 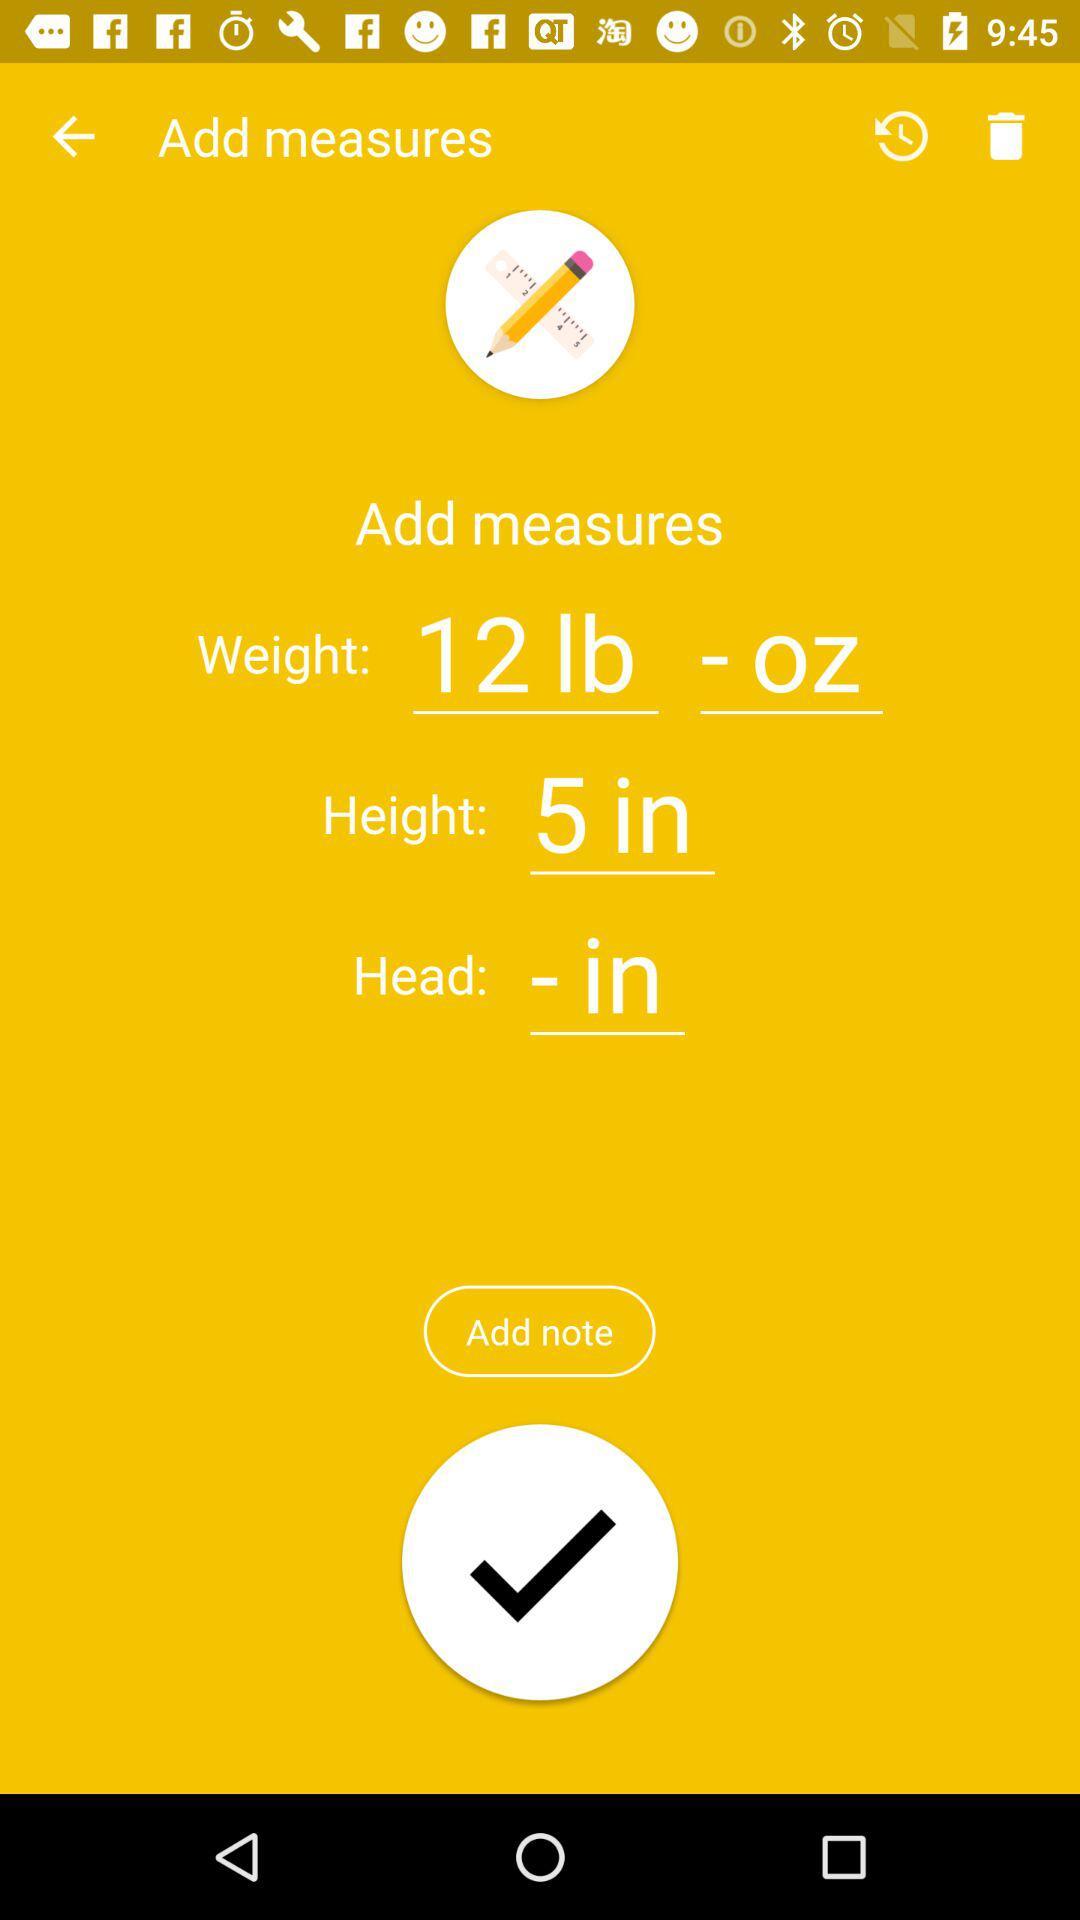 What do you see at coordinates (472, 640) in the screenshot?
I see `12 item` at bounding box center [472, 640].